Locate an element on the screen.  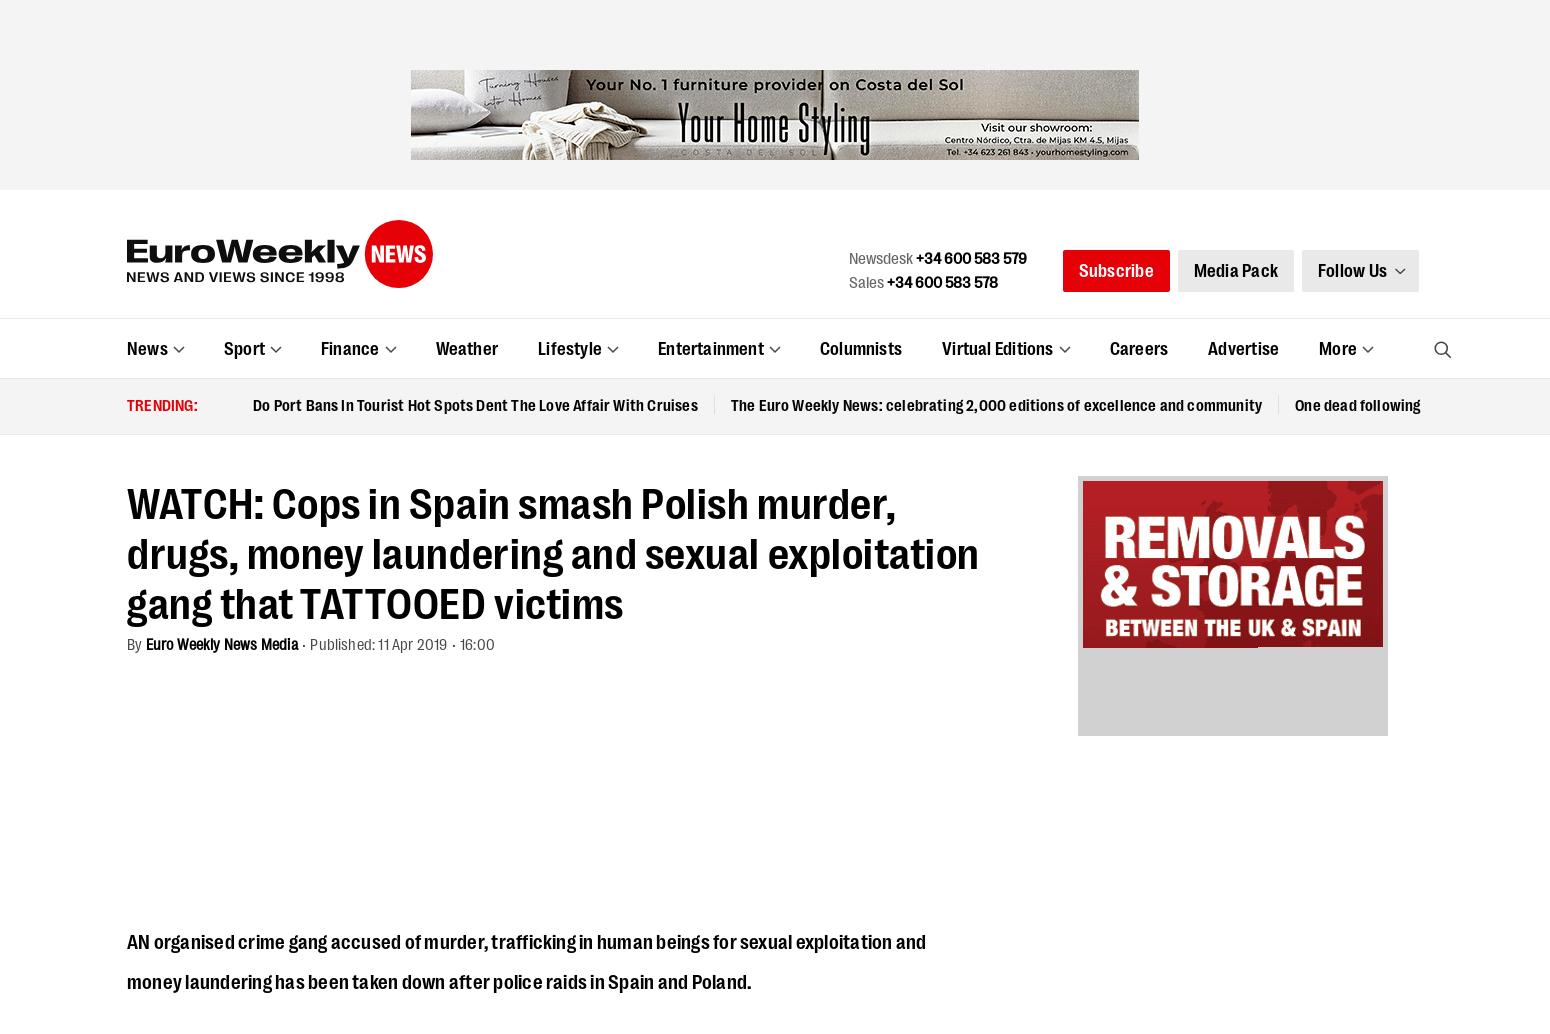
'Continue Reading' is located at coordinates (566, 825).